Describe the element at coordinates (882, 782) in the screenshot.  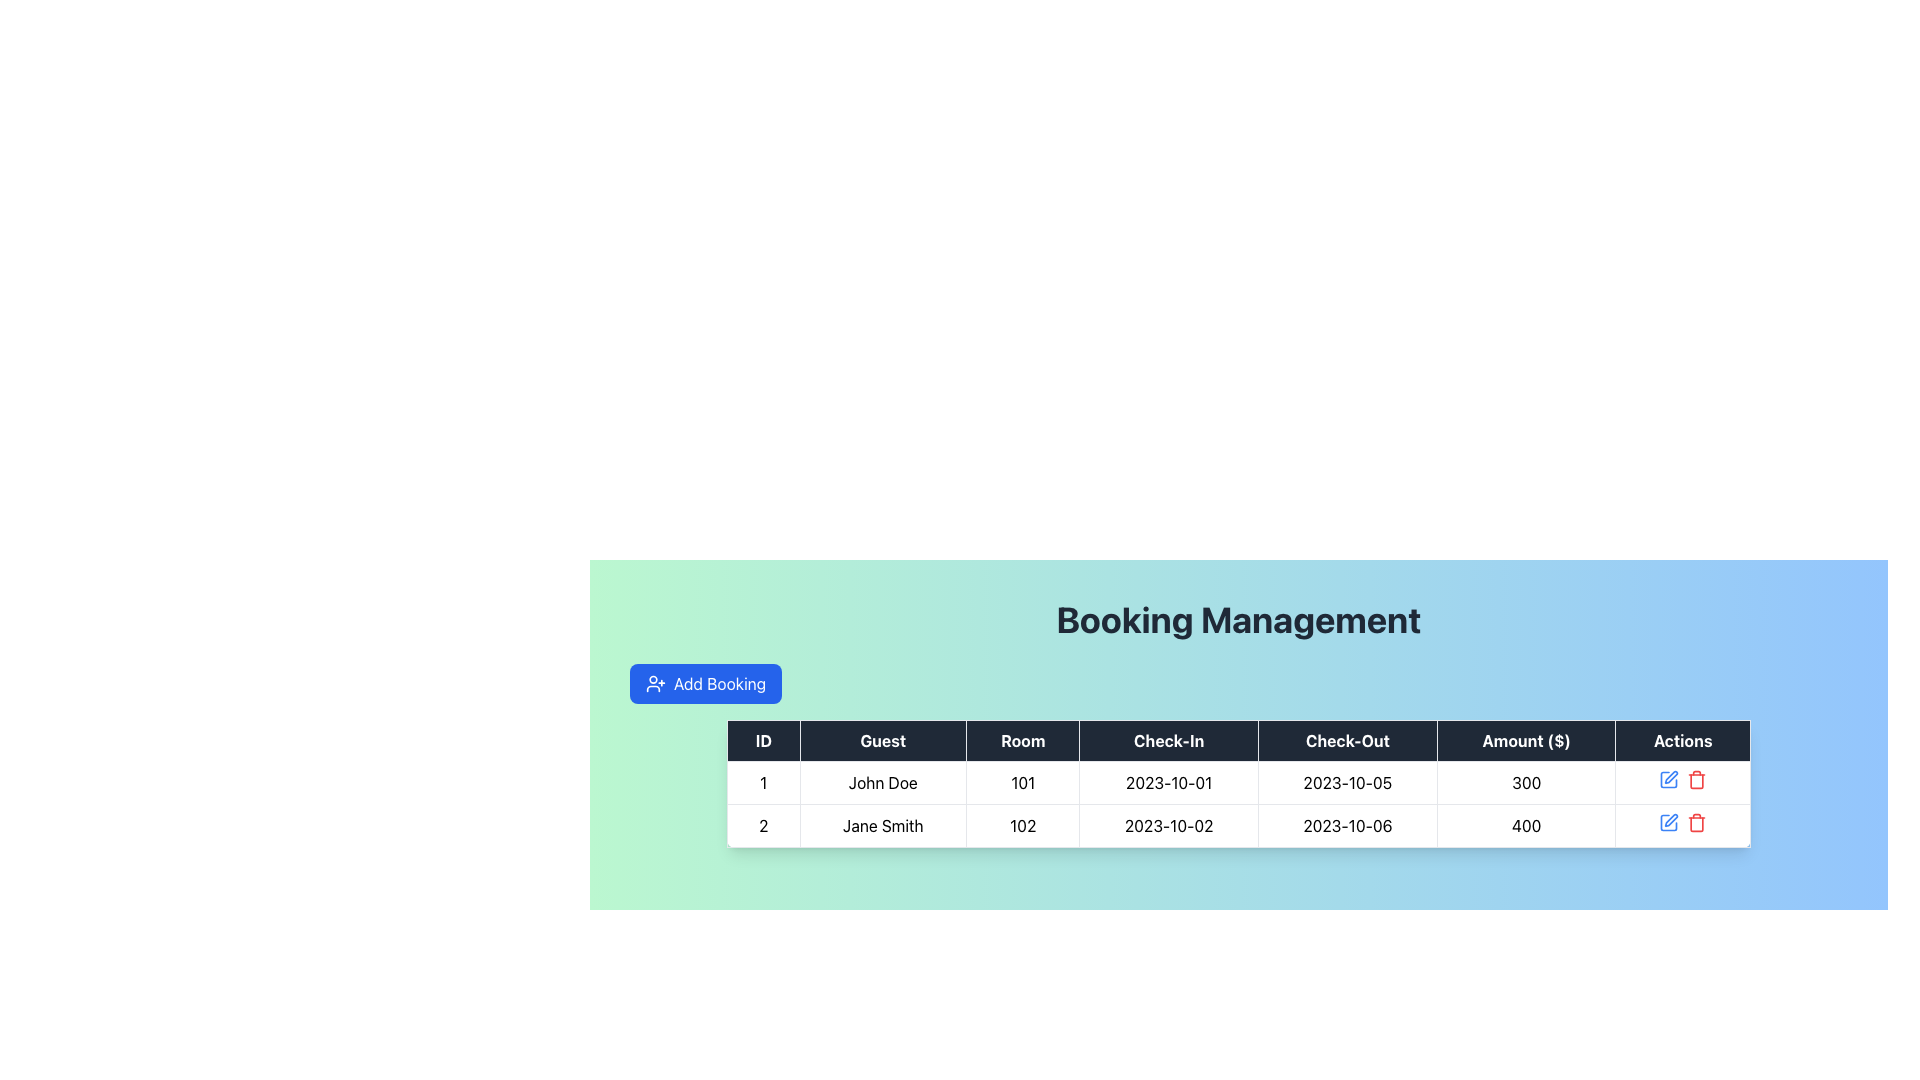
I see `the text label displaying 'John Doe' located in the 'Guest' column of the data table, which is aligned to the center of its cell` at that location.